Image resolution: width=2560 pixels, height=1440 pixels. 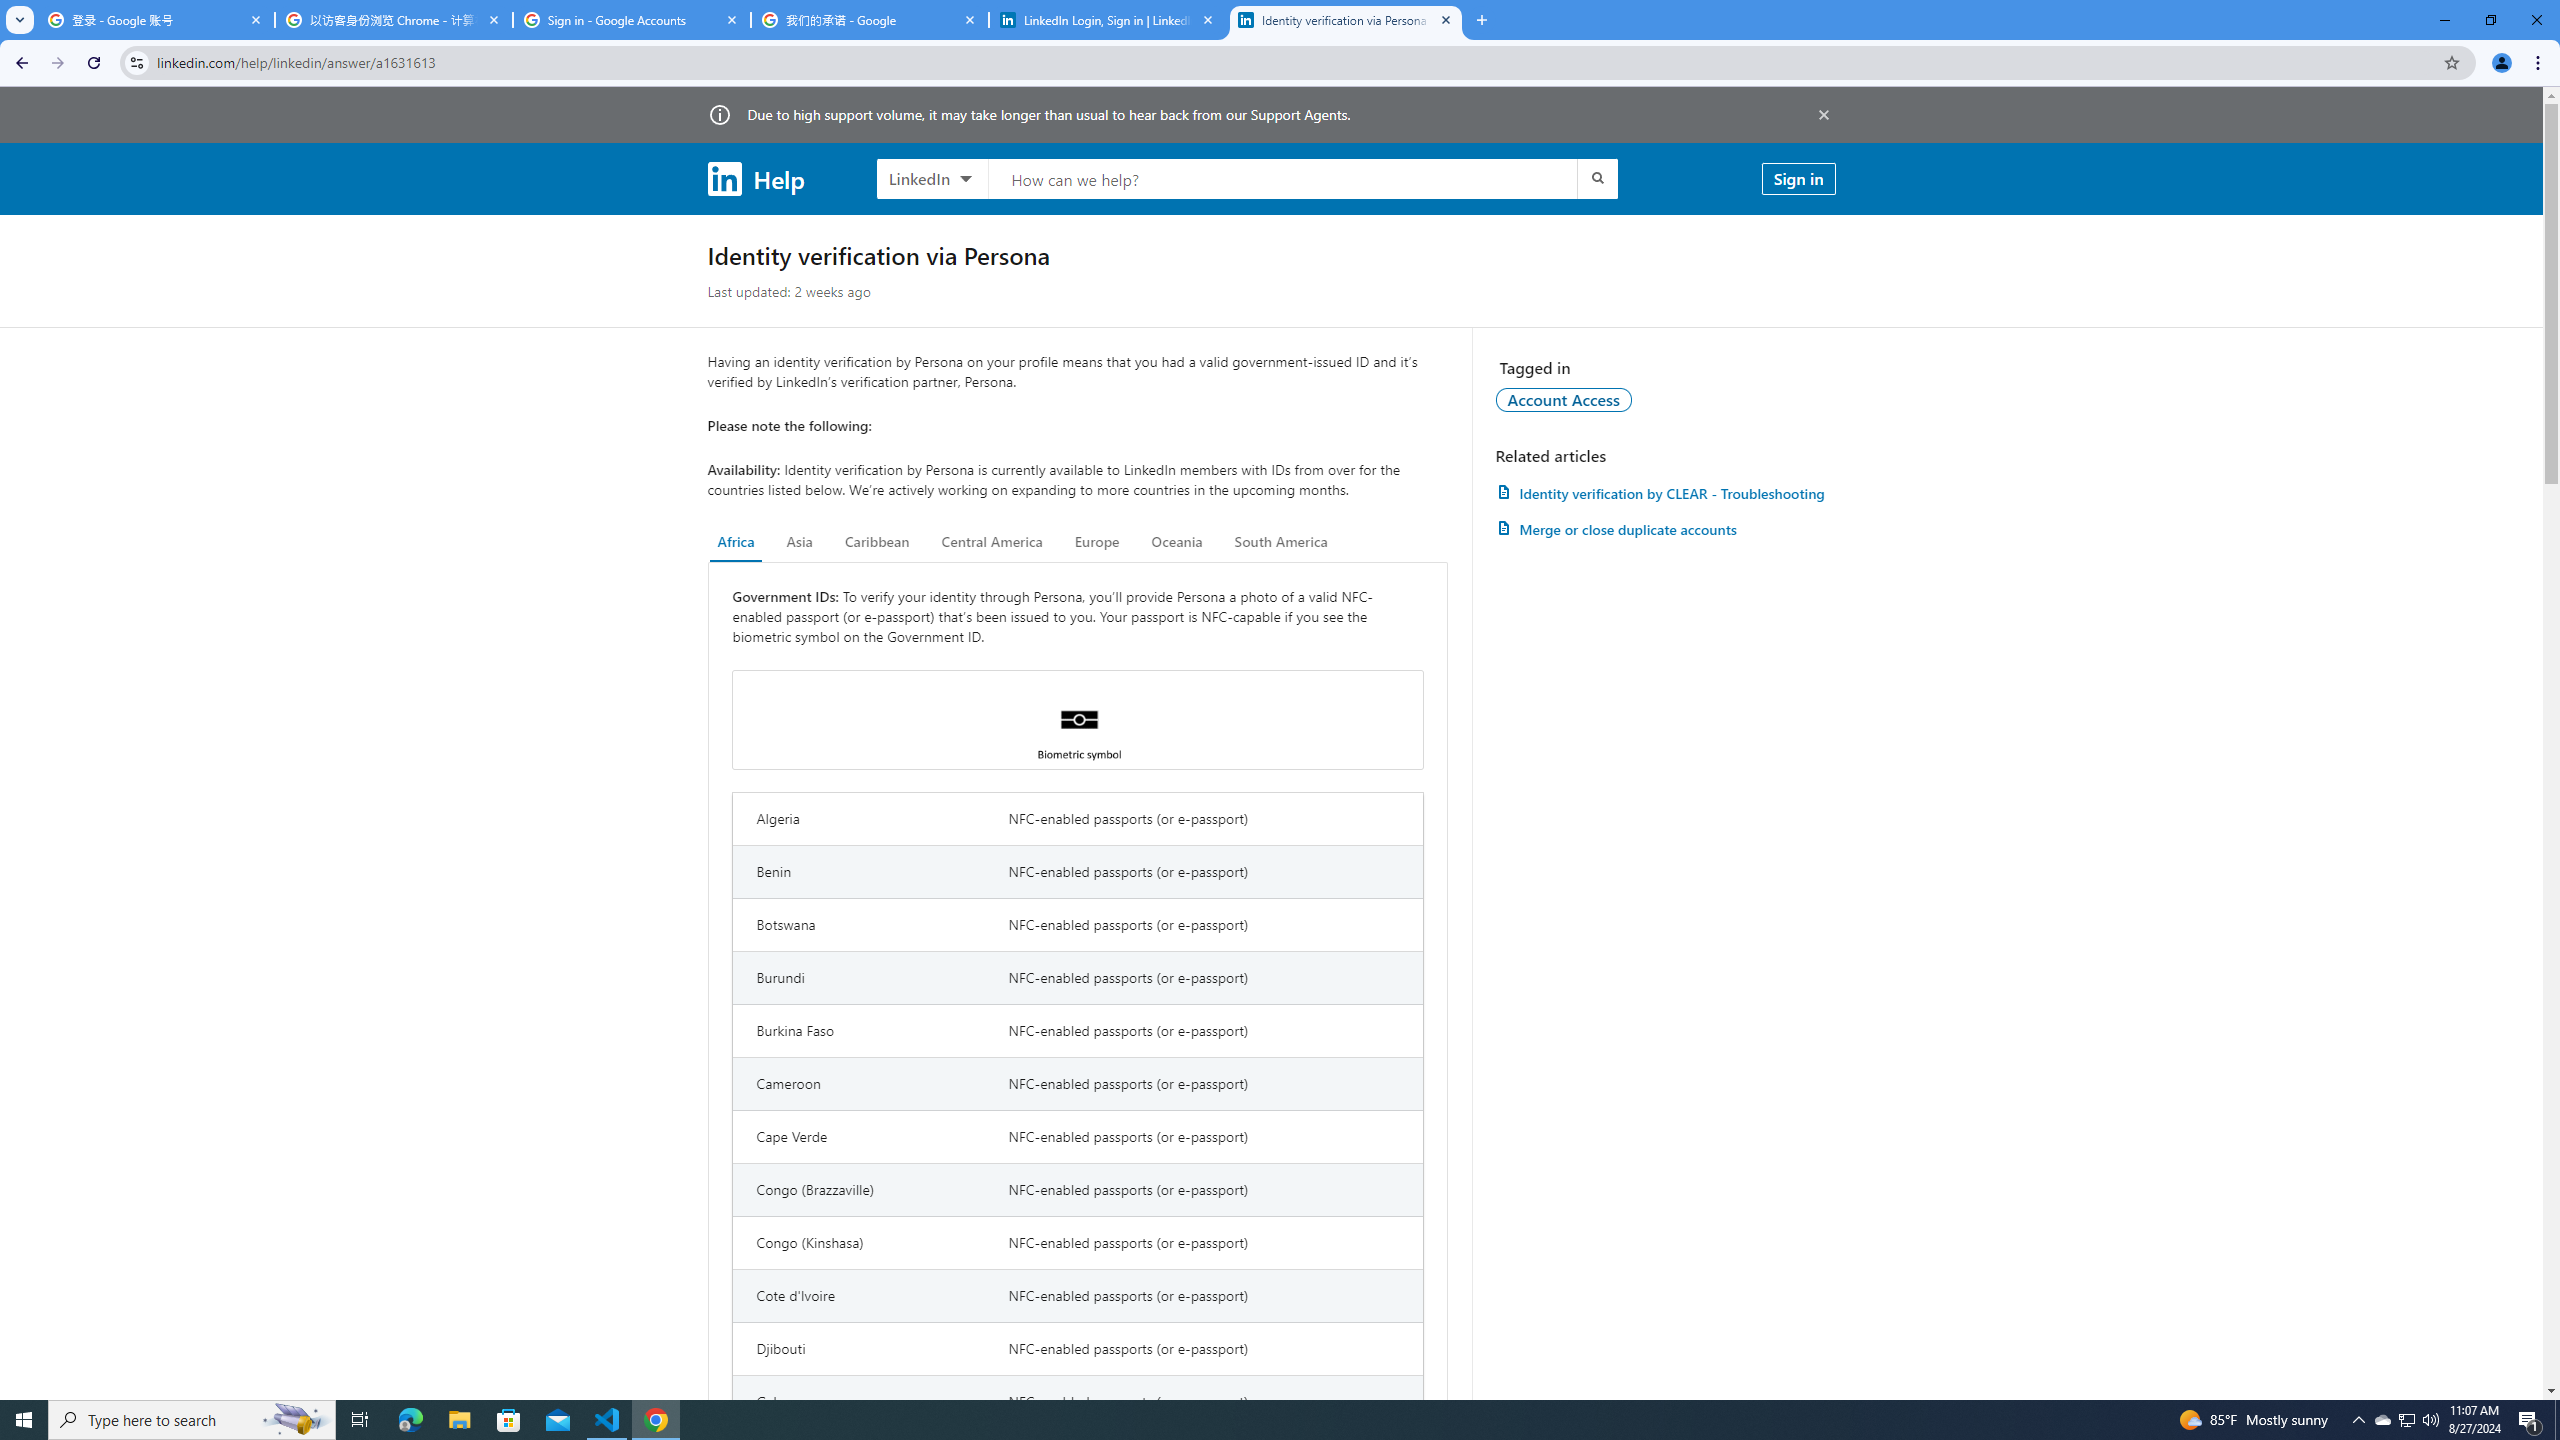 I want to click on 'Identity verification by CLEAR - Troubleshooting', so click(x=1664, y=493).